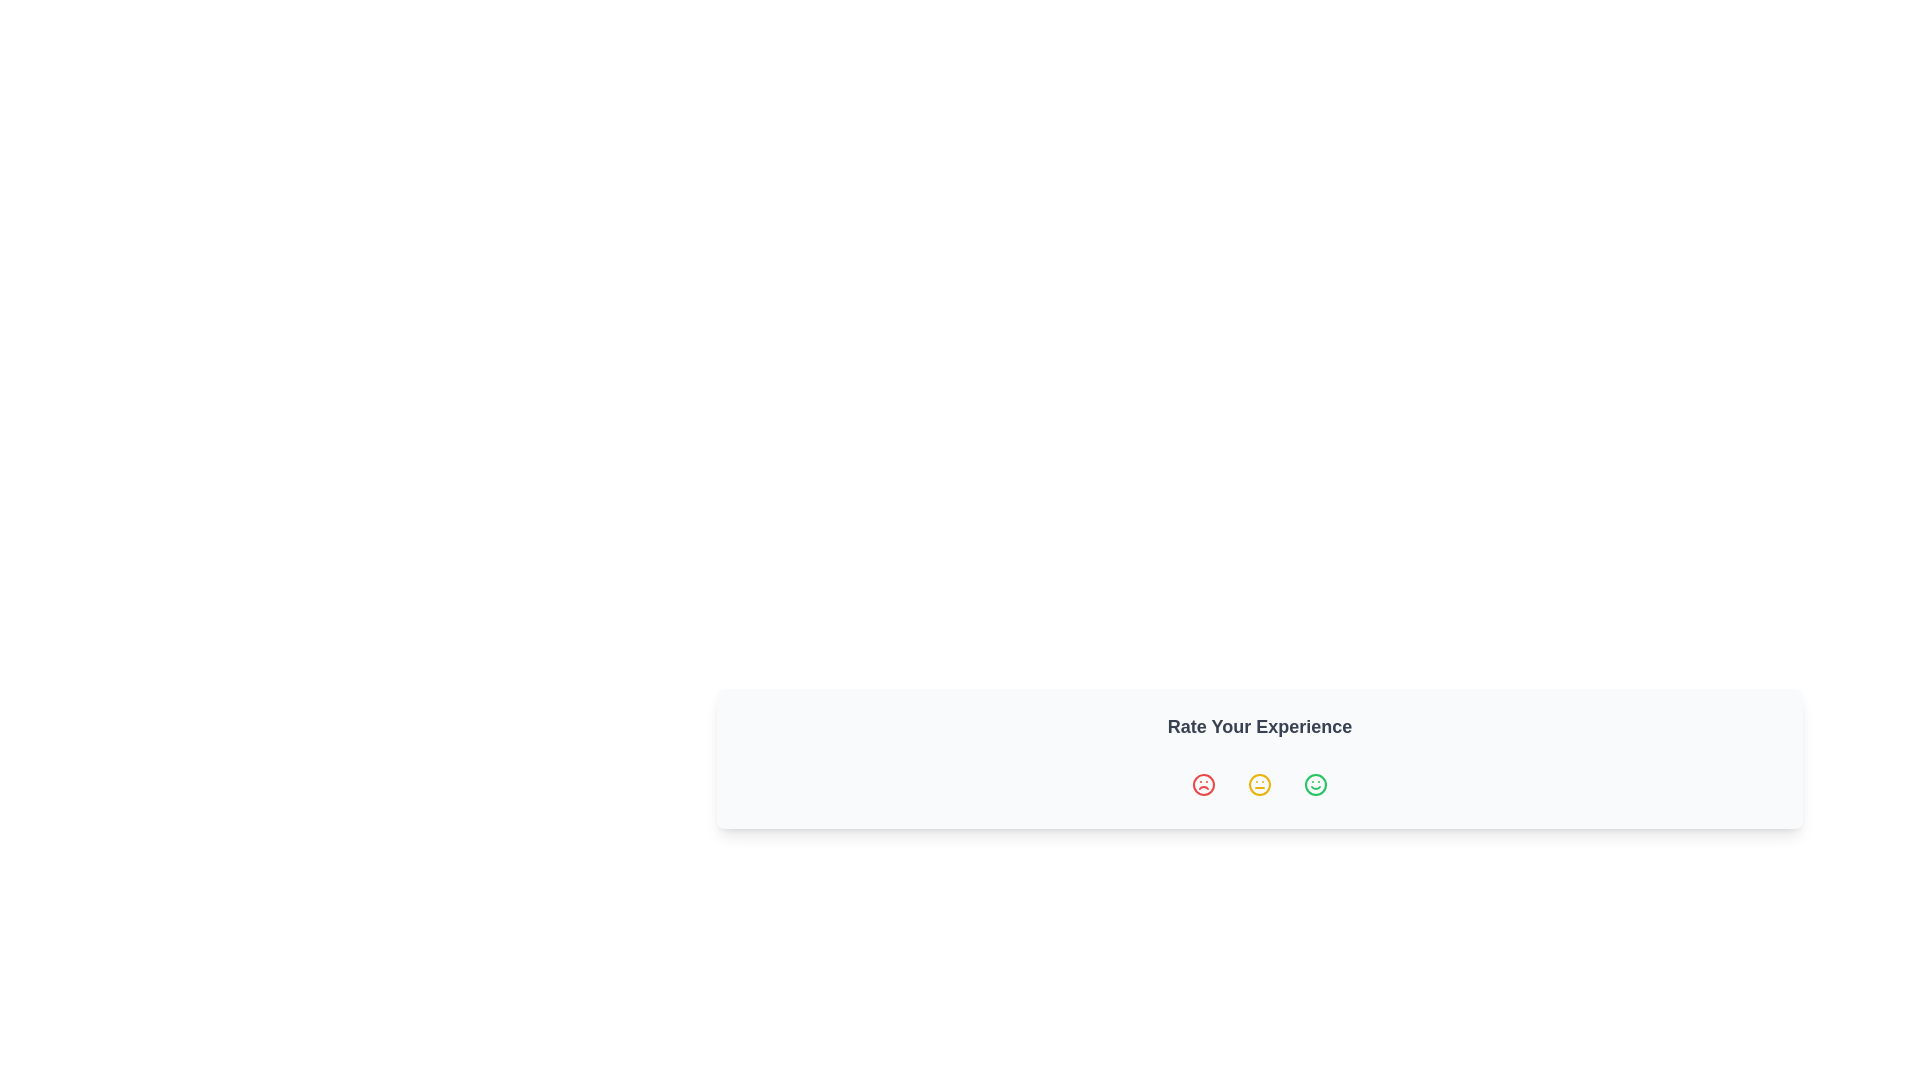  Describe the element at coordinates (1315, 784) in the screenshot. I see `the rightmost emotive face icon, which is a circular SVG element with a green outline and filled background, part of a smiley face icon, located beneath the text 'Rate Your Experience'` at that location.